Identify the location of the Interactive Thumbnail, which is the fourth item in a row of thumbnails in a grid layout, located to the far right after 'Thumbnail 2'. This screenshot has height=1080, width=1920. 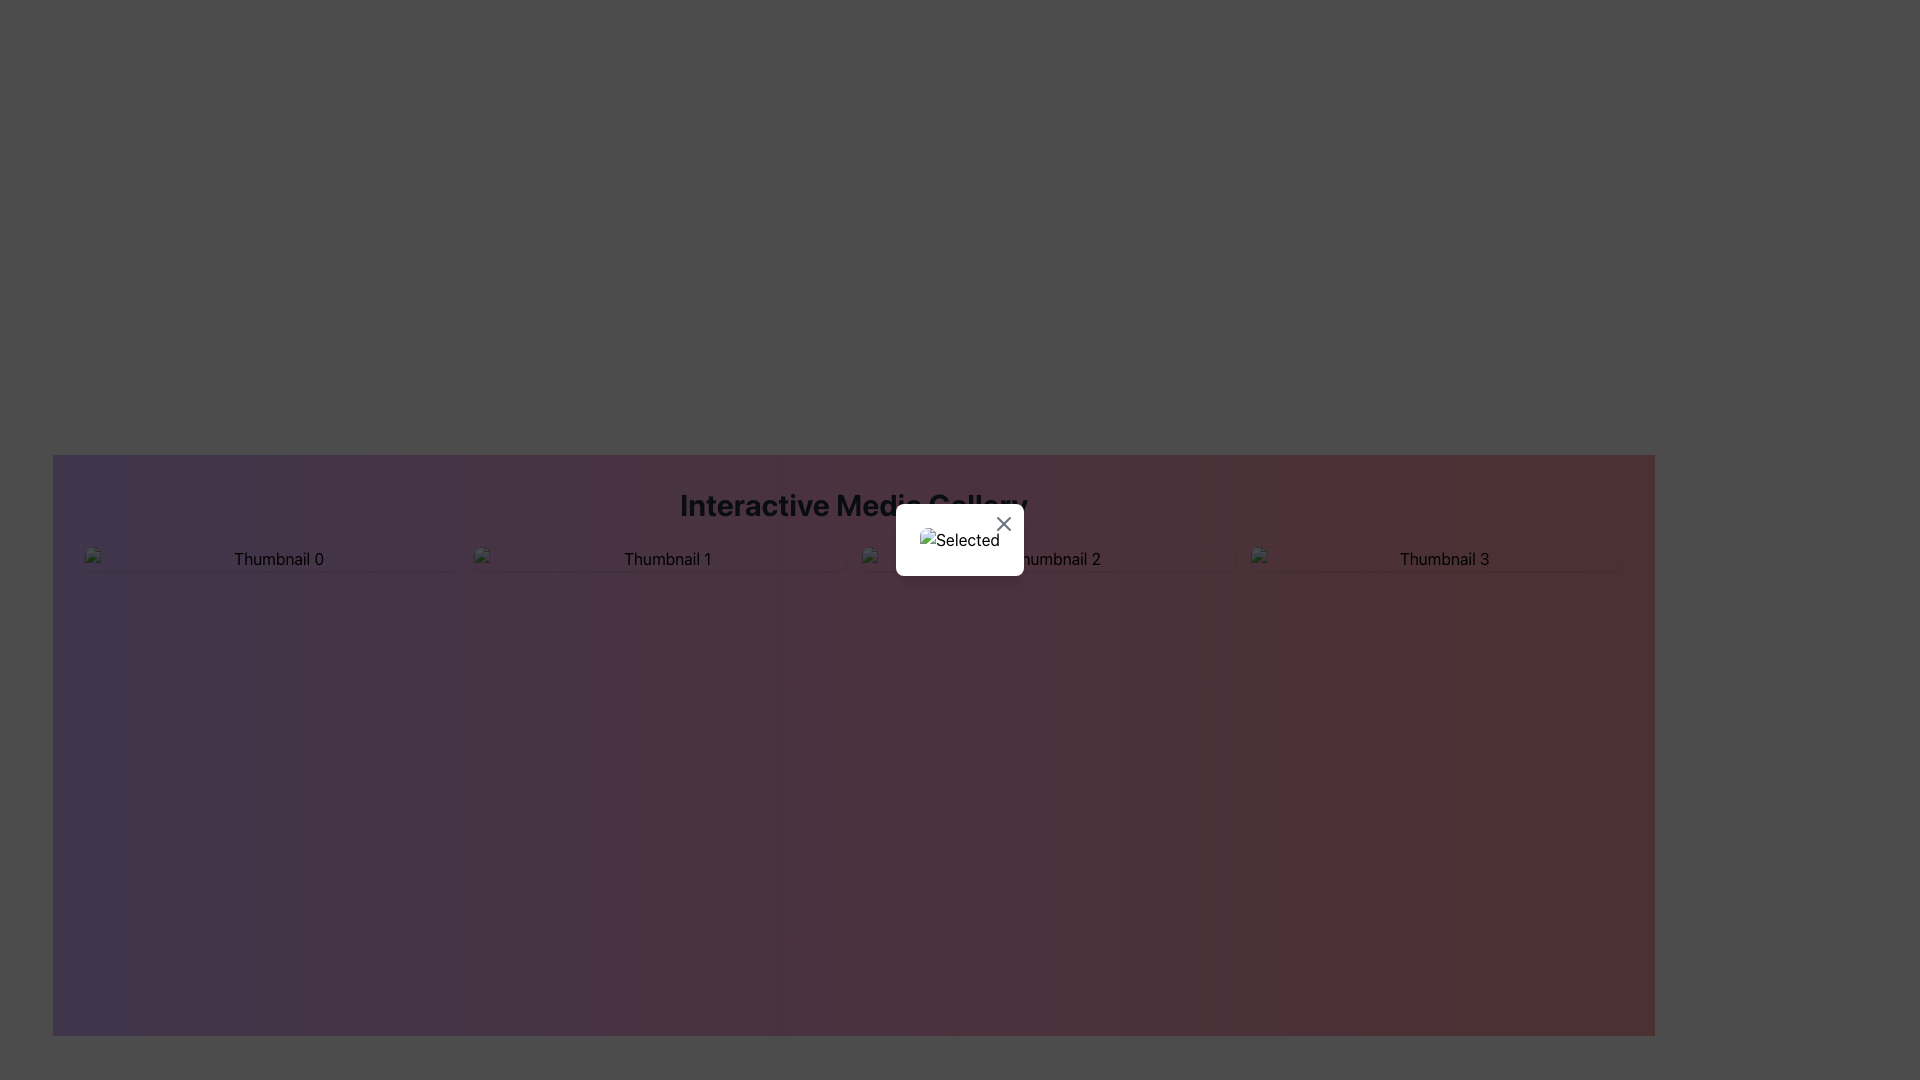
(1435, 559).